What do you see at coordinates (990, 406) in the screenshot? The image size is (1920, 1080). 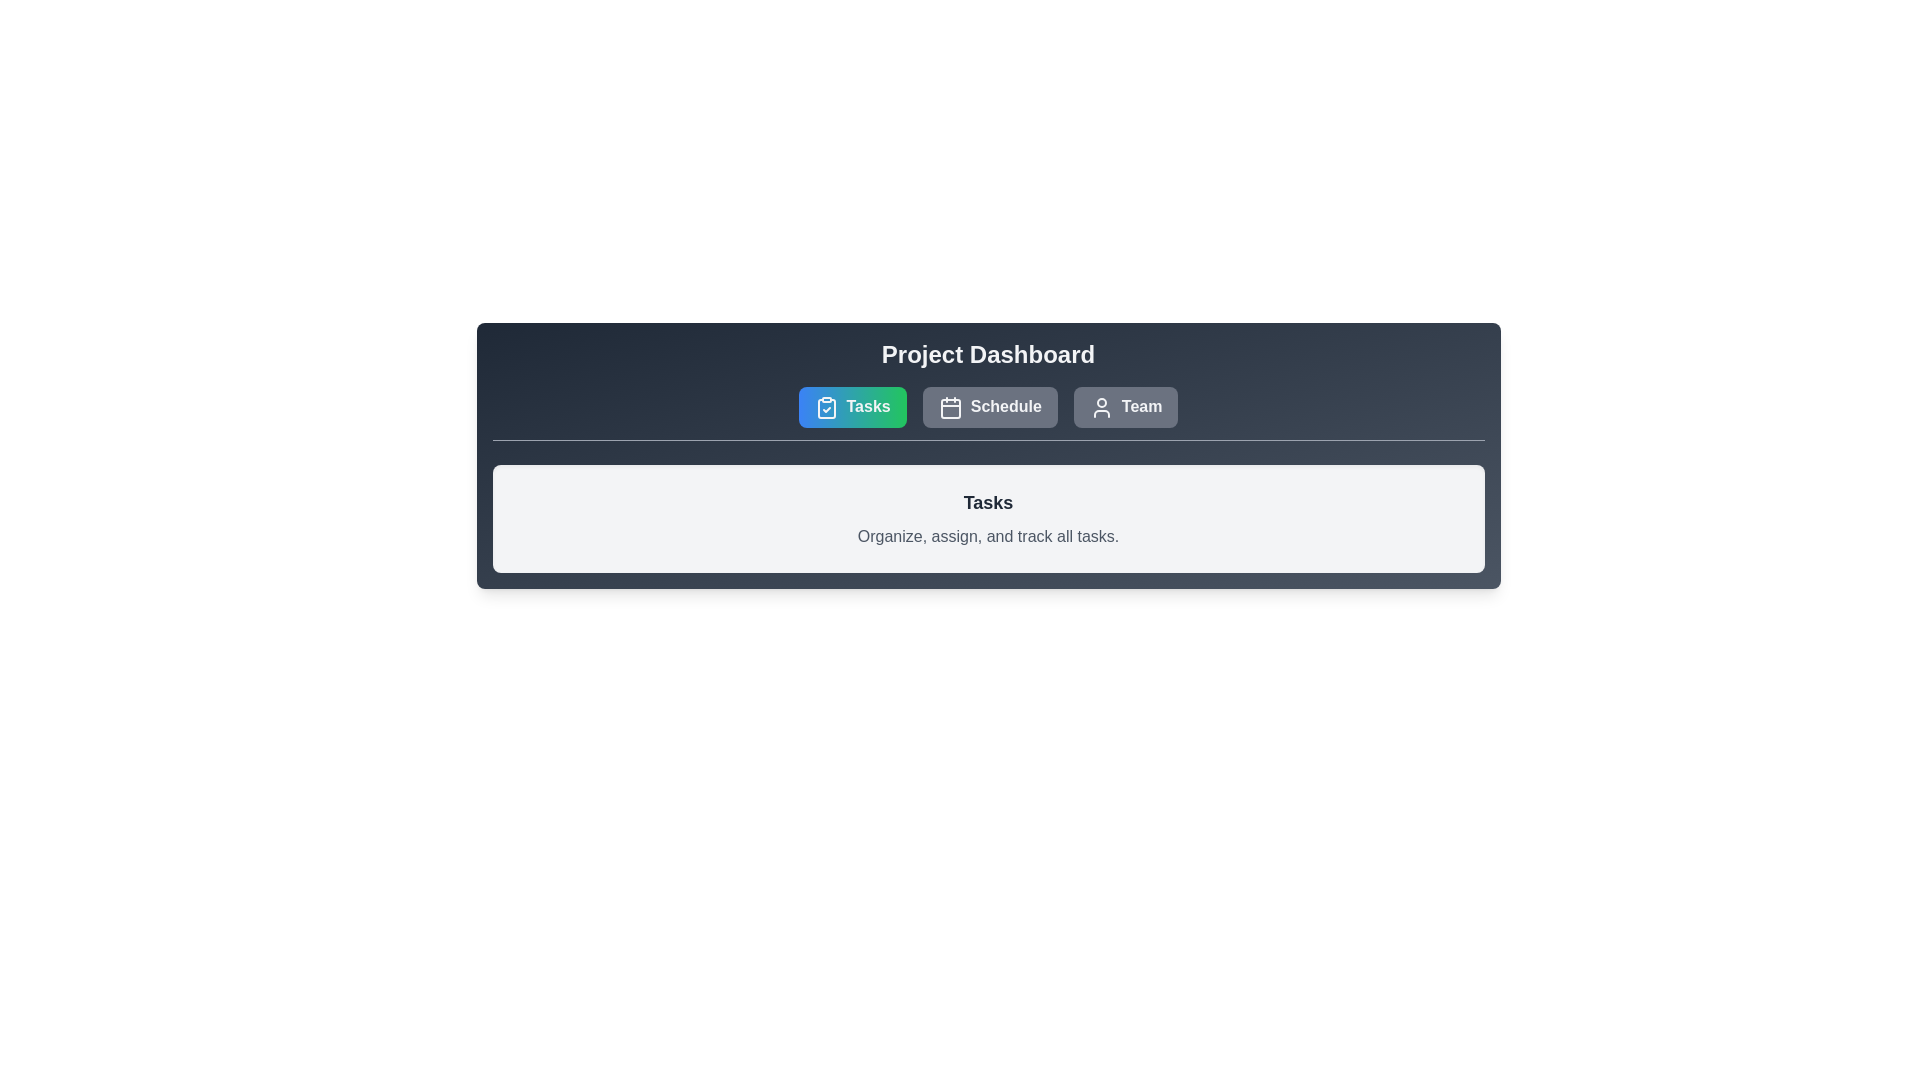 I see `the 'Schedule' button, which is a rectangular button with a rounded design and a gray background, featuring a calendar icon on the left and the text 'Schedule' in white` at bounding box center [990, 406].